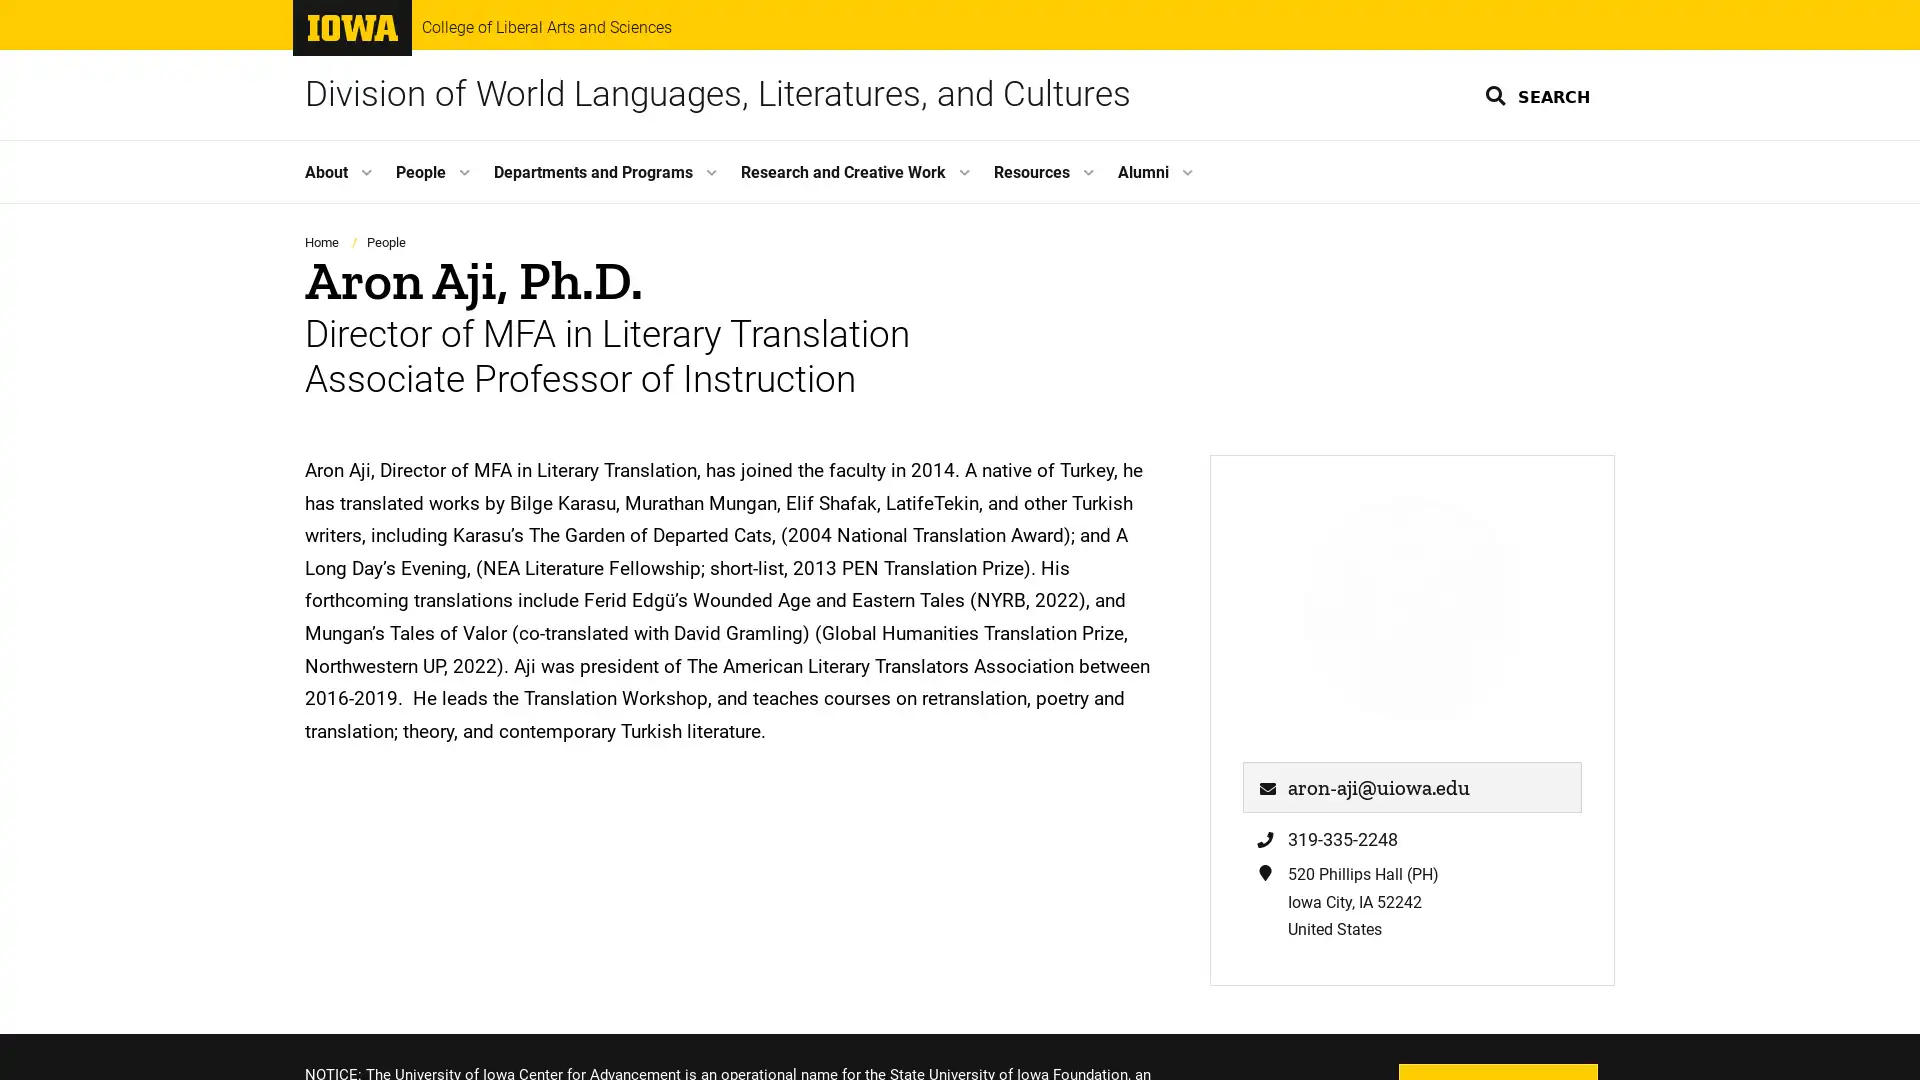  Describe the element at coordinates (1537, 95) in the screenshot. I see `SEARCH` at that location.